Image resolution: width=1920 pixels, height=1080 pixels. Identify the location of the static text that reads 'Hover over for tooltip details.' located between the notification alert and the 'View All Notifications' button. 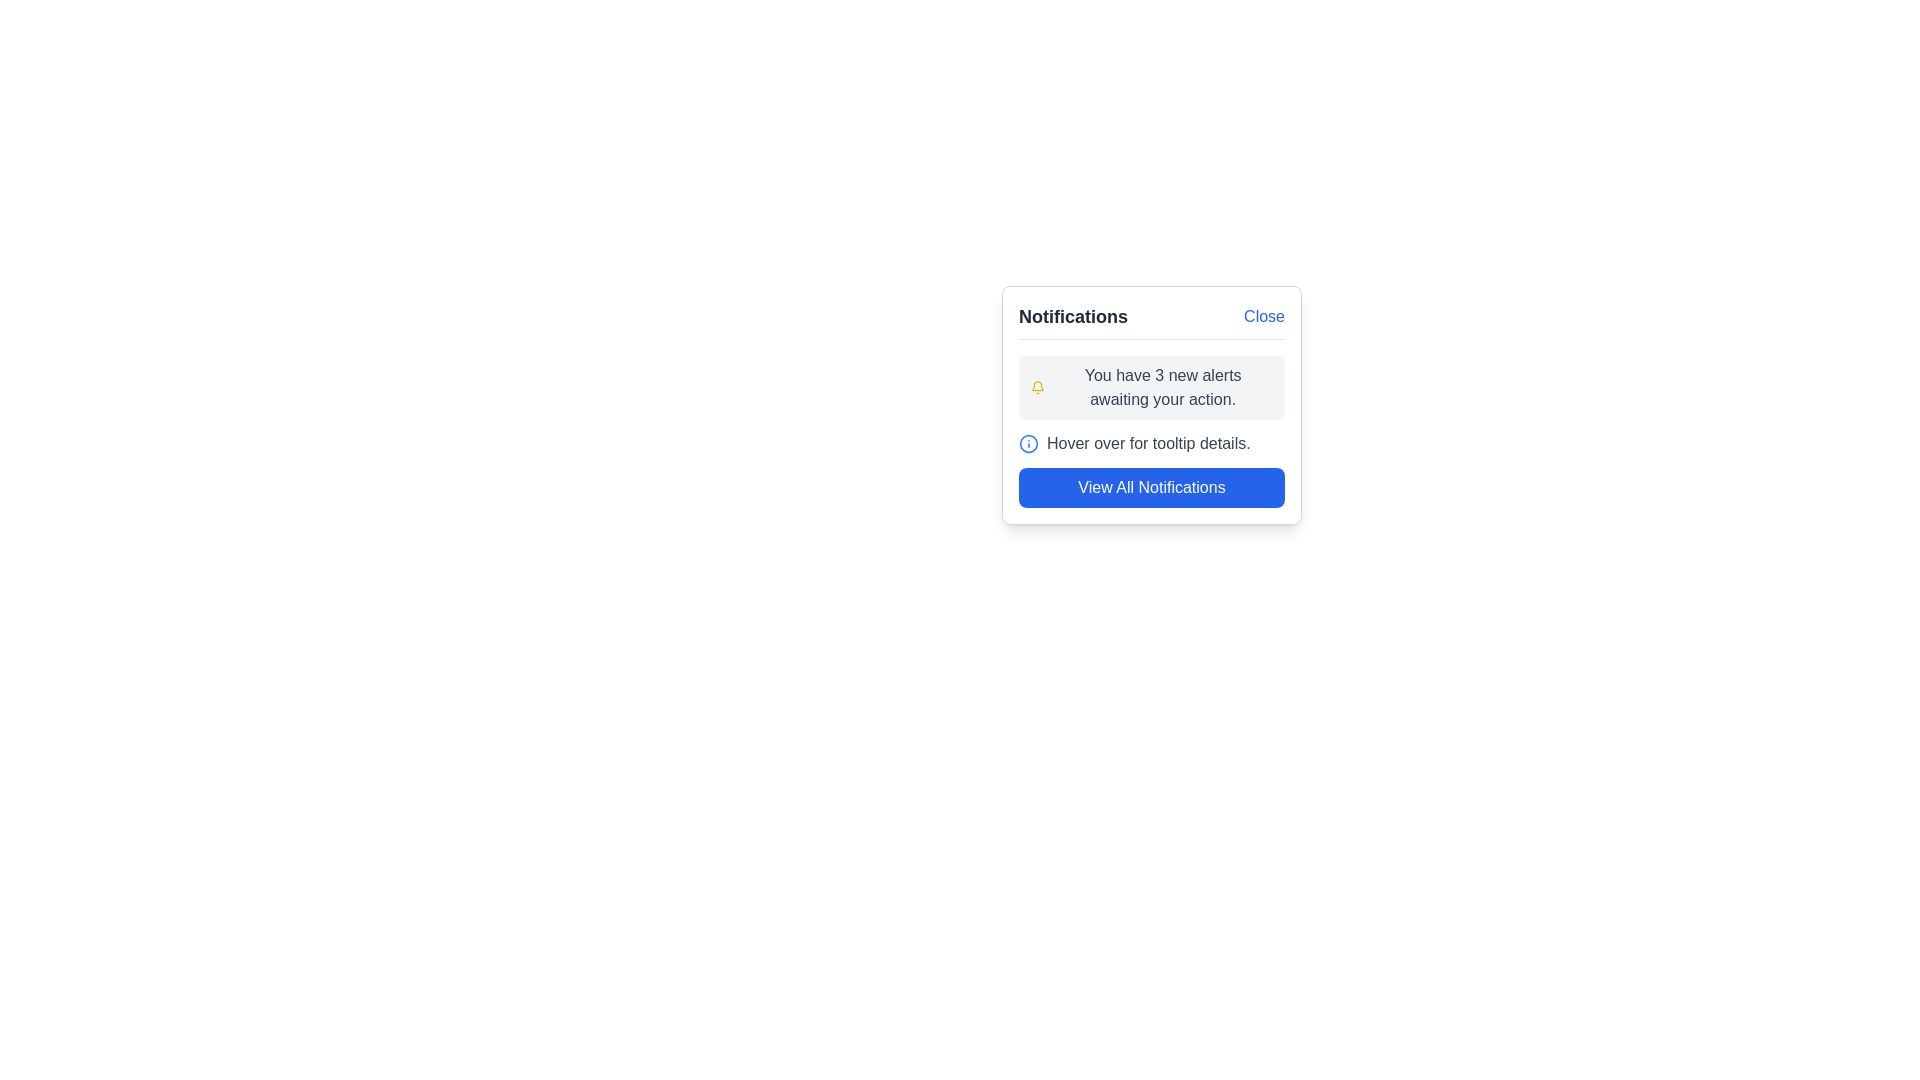
(1148, 442).